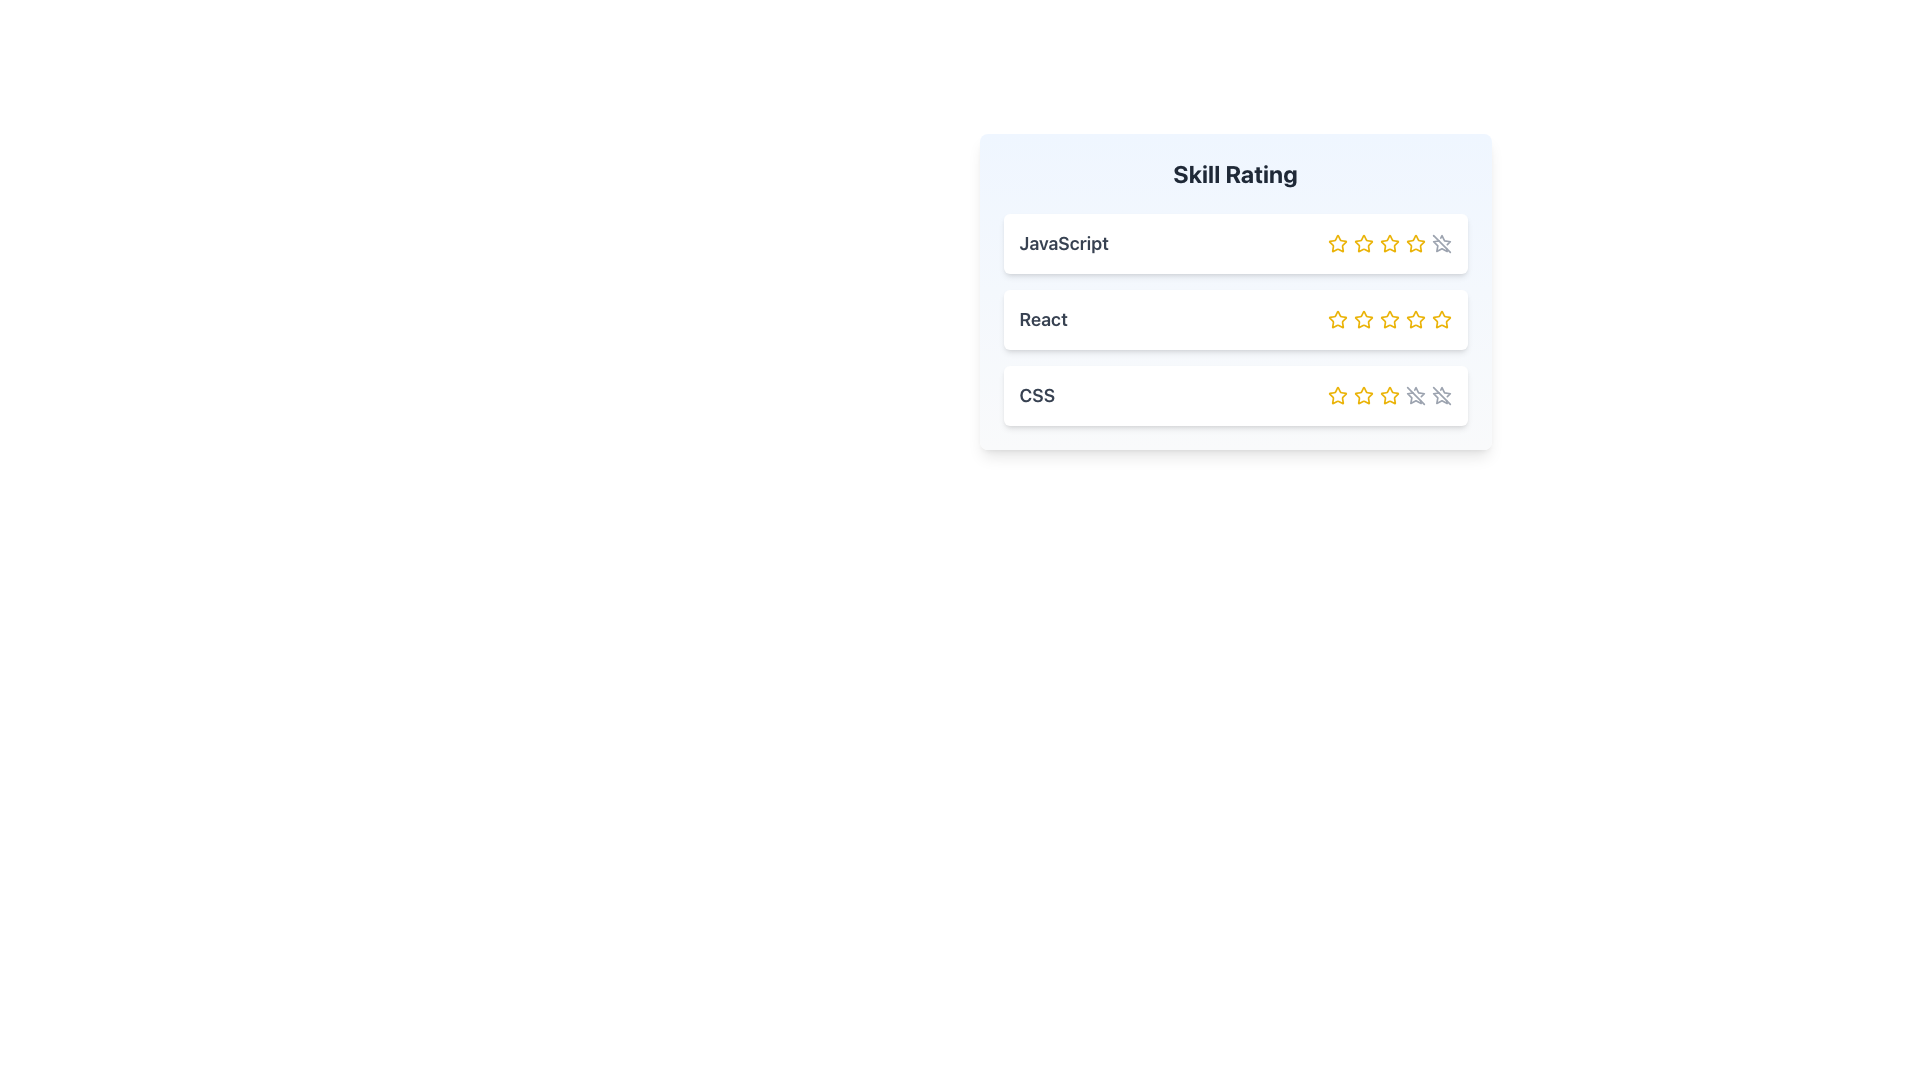  I want to click on the yellow star icon in the 'Skill Rating' section to rate CSS as 2, so click(1362, 396).